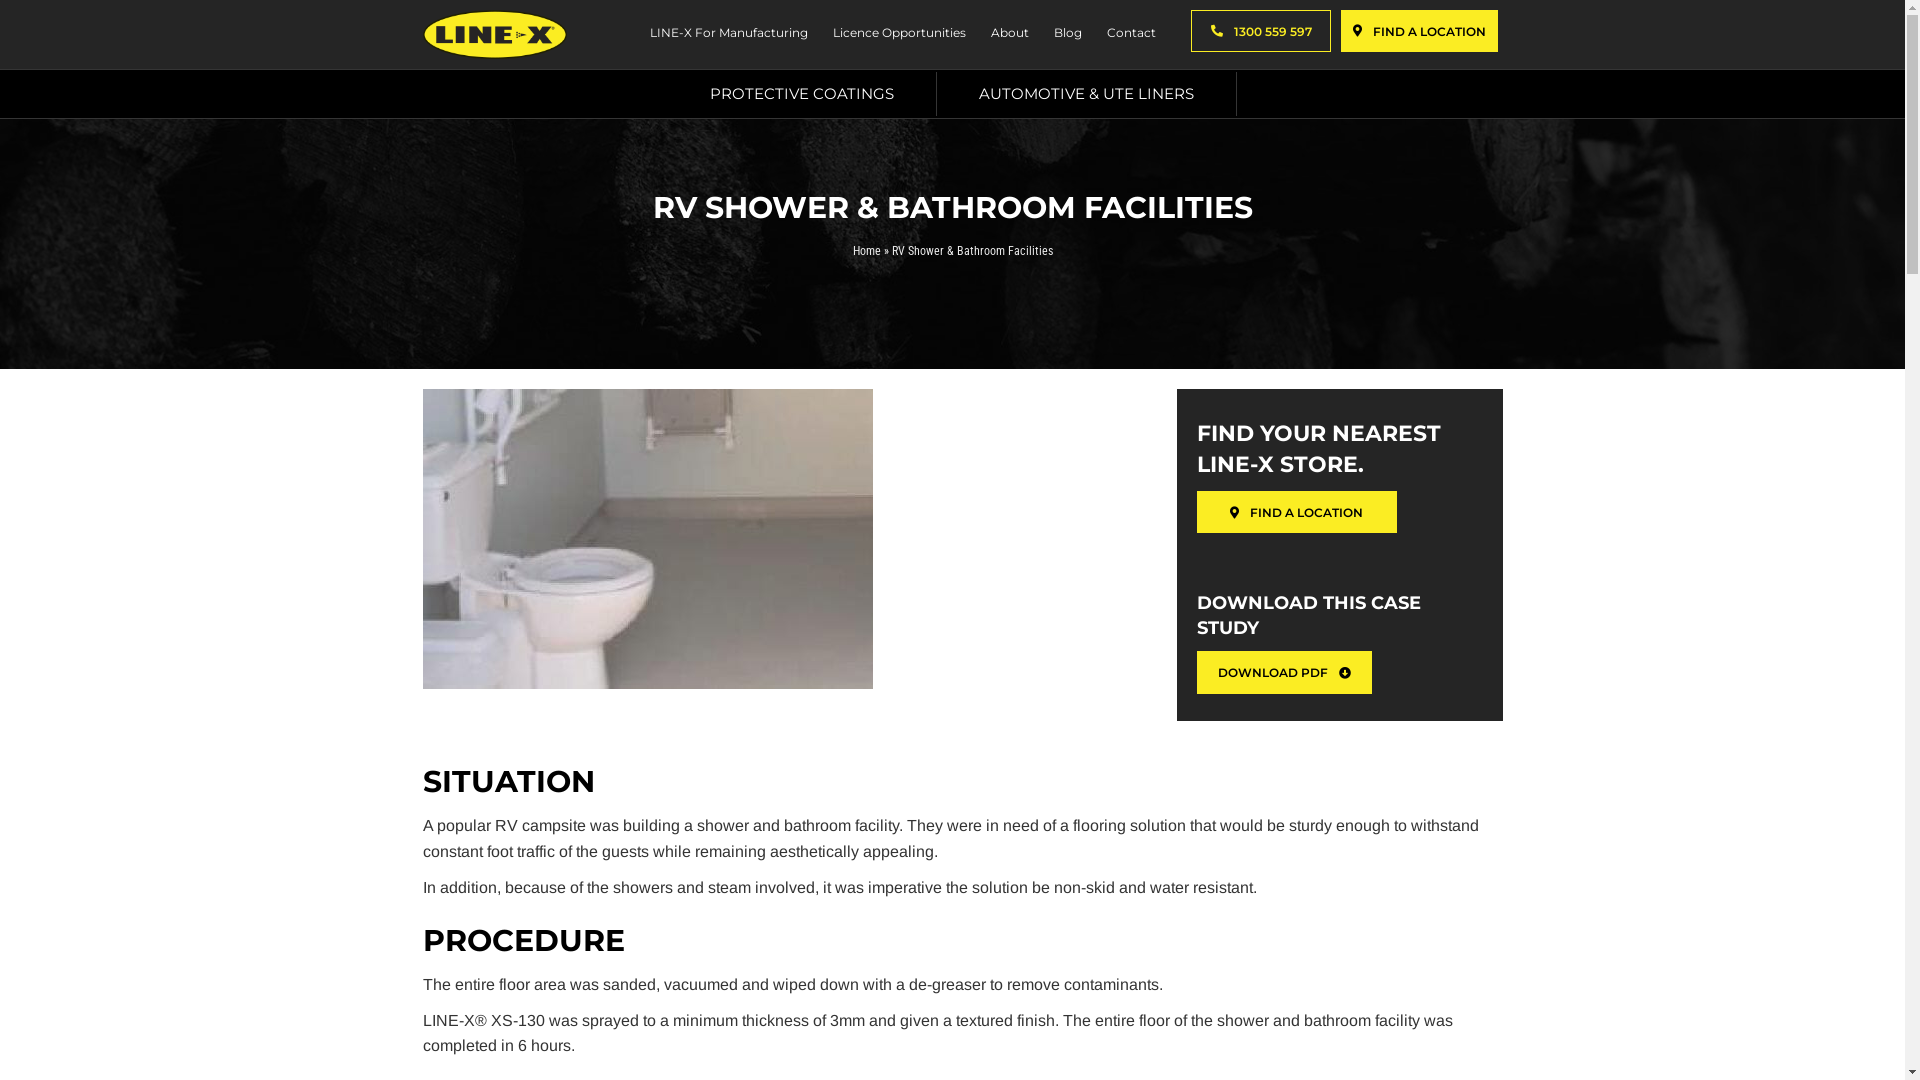  What do you see at coordinates (494, 34) in the screenshot?
I see `'Line-X-Logo'` at bounding box center [494, 34].